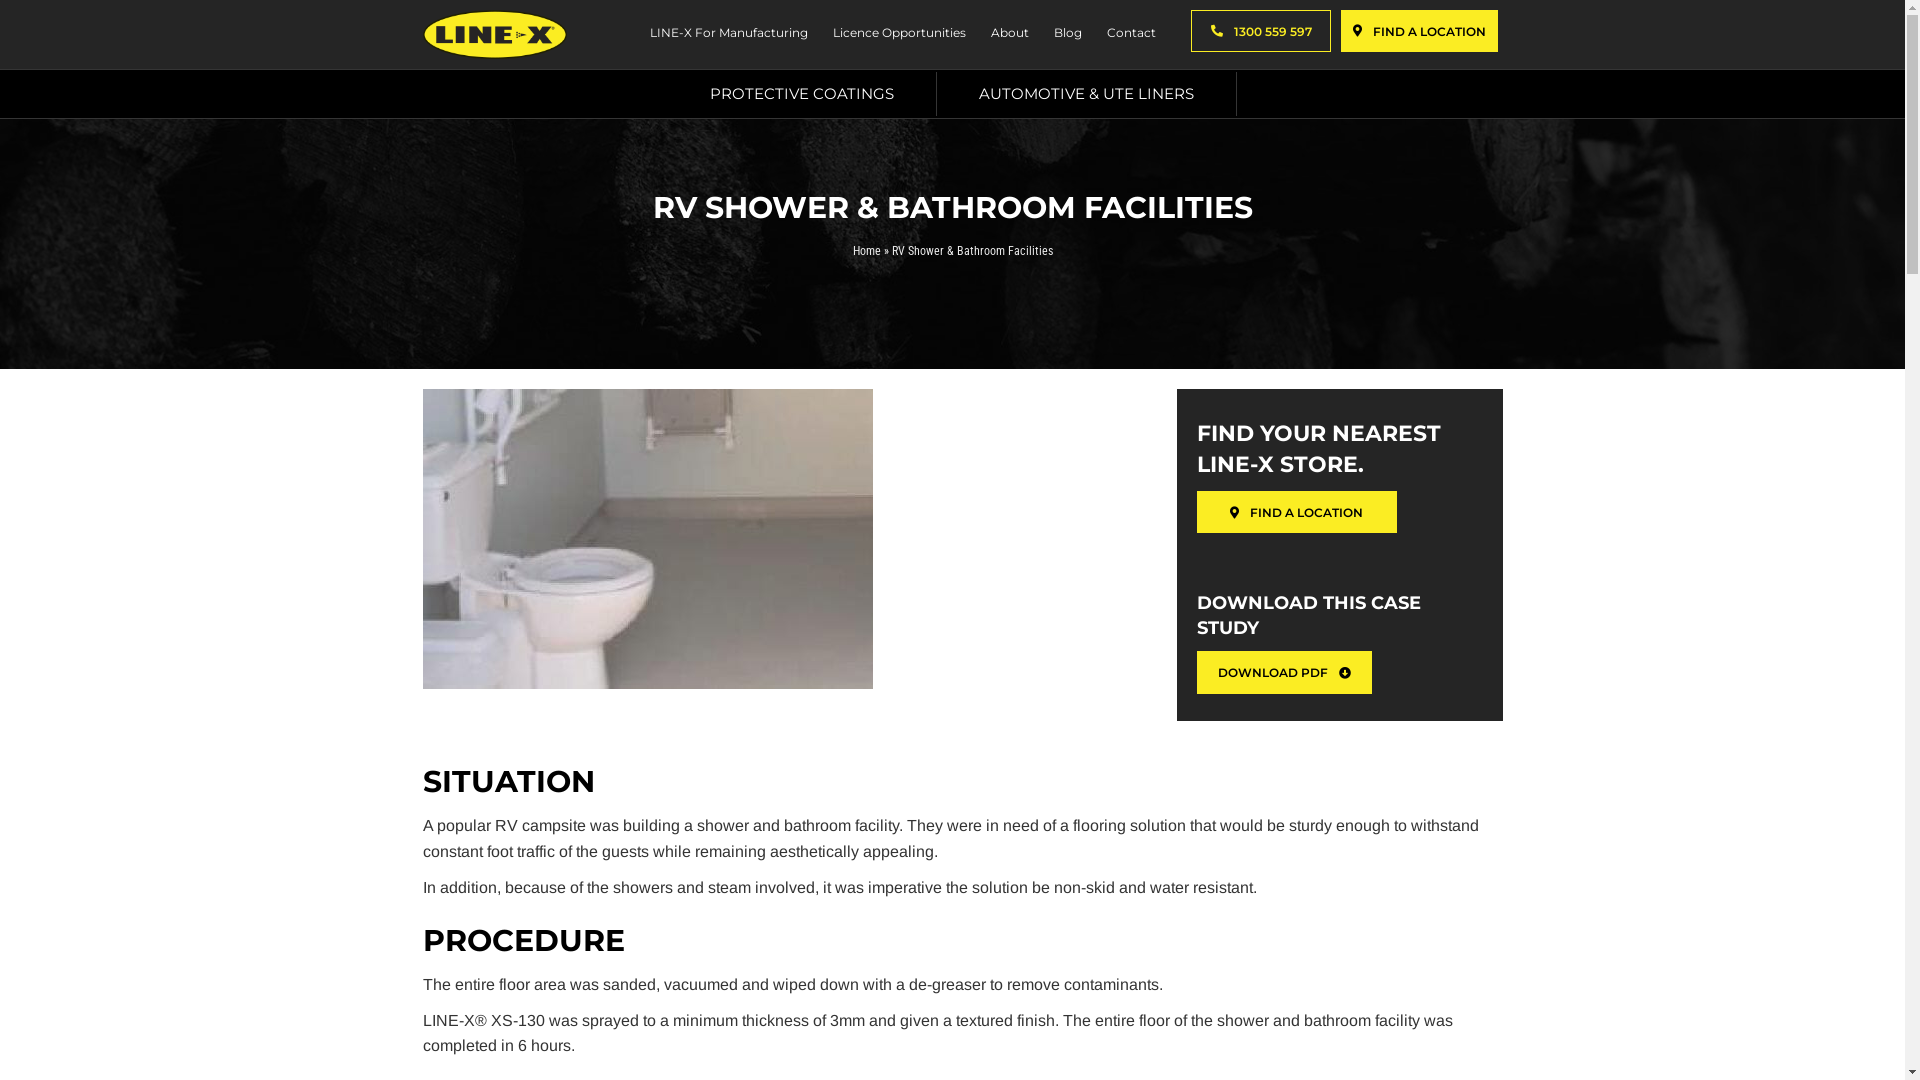  What do you see at coordinates (494, 34) in the screenshot?
I see `'Line-X-Logo'` at bounding box center [494, 34].